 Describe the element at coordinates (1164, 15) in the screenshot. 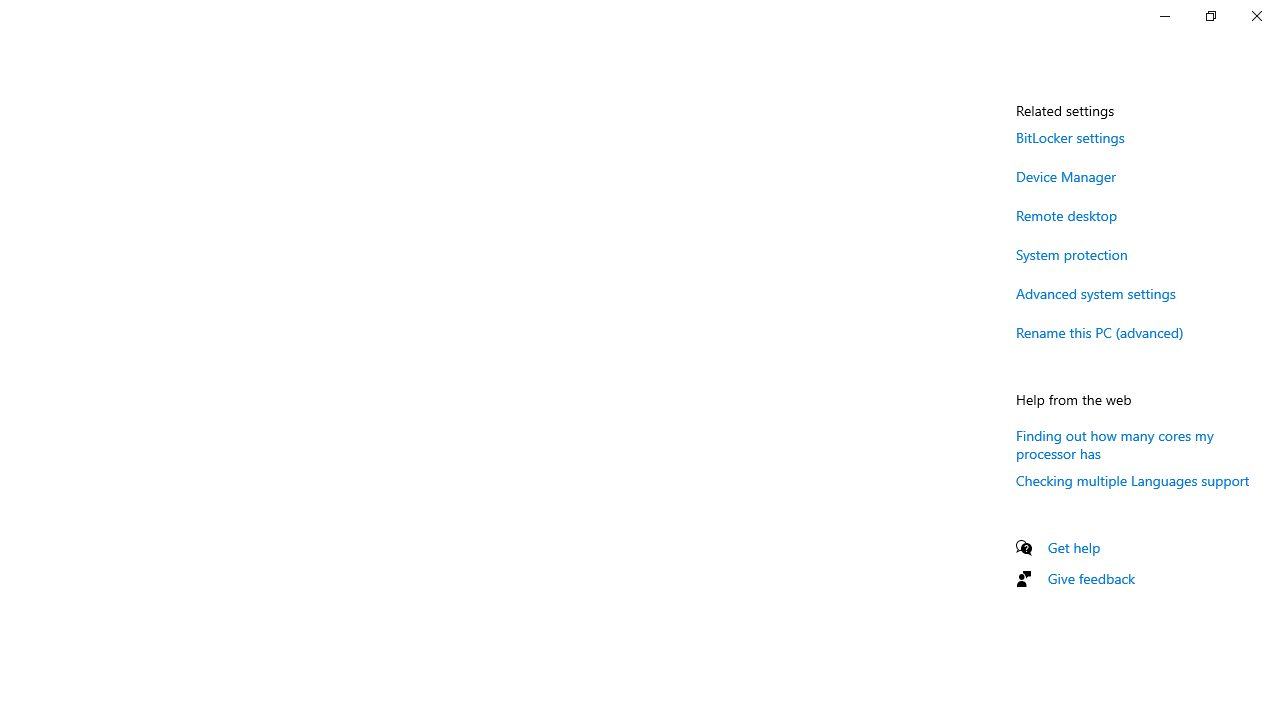

I see `'Minimize Settings'` at that location.